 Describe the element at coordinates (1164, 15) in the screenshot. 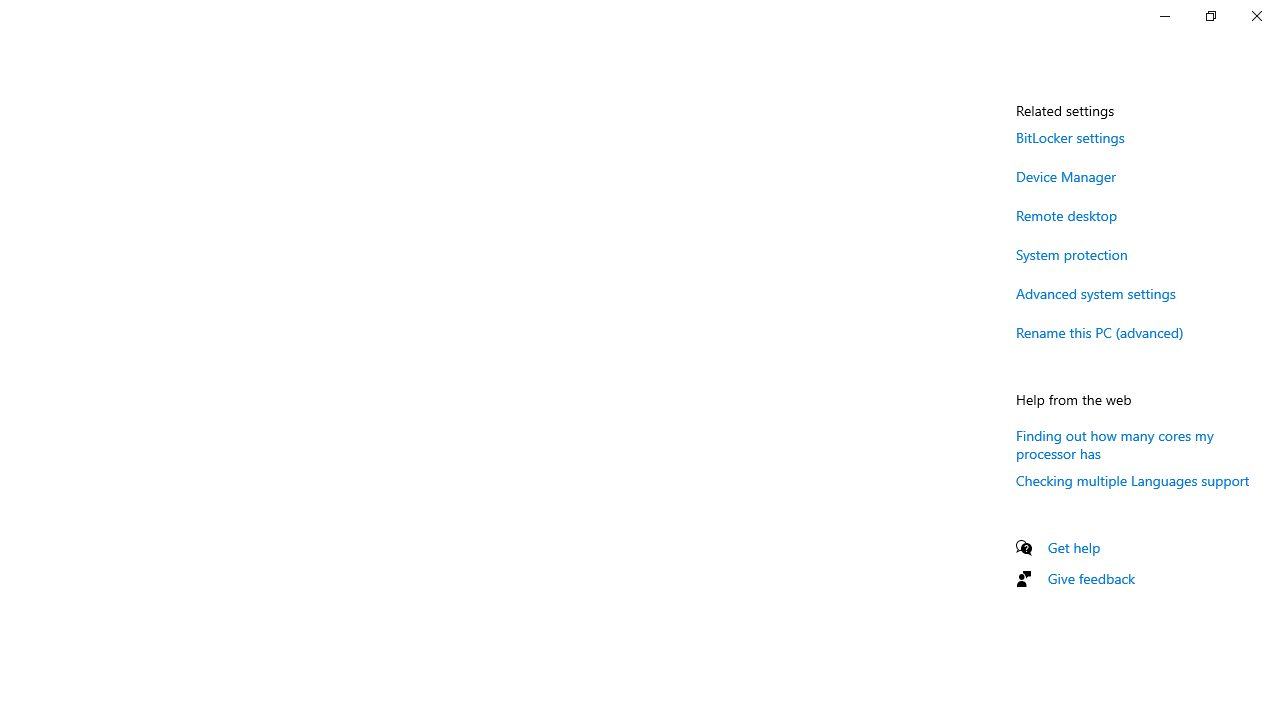

I see `'Minimize Settings'` at that location.